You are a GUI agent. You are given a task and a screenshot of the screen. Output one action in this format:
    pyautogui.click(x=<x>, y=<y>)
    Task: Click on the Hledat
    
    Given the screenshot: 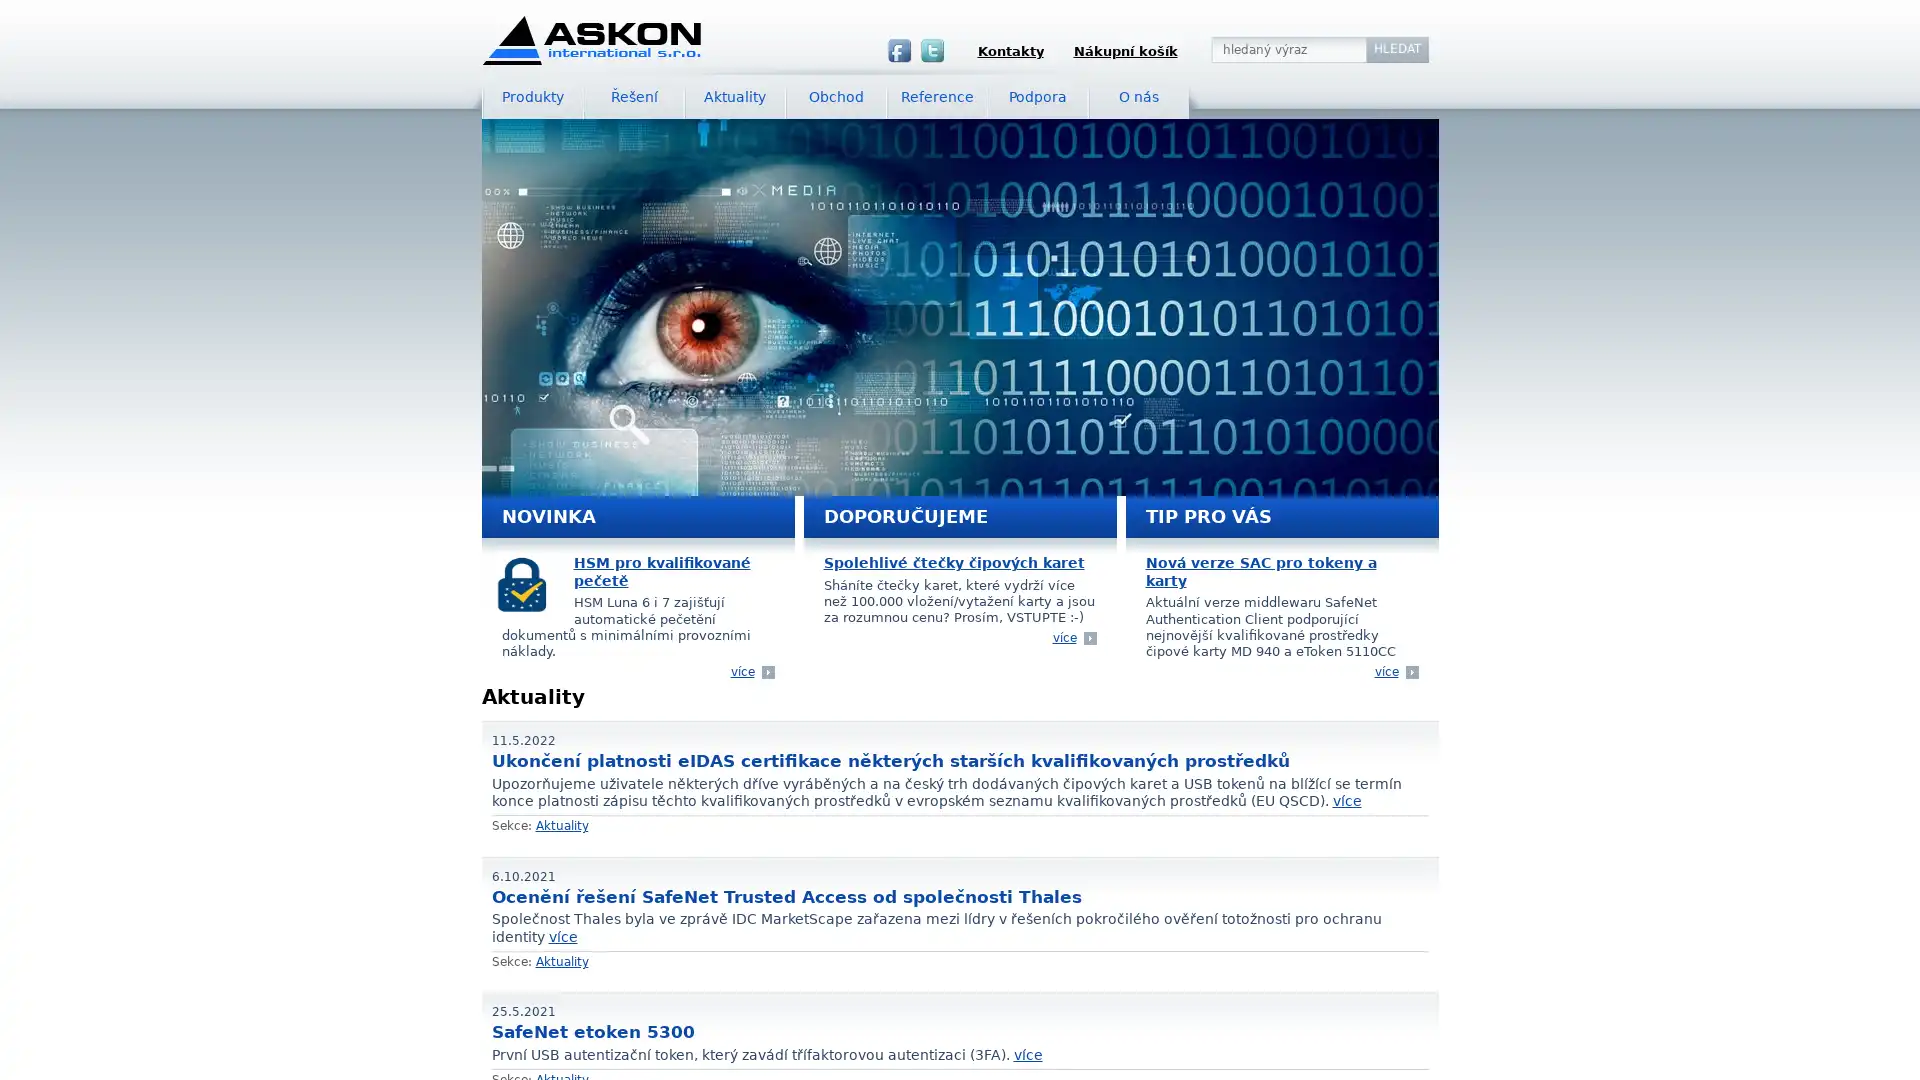 What is the action you would take?
    pyautogui.click(x=1396, y=49)
    